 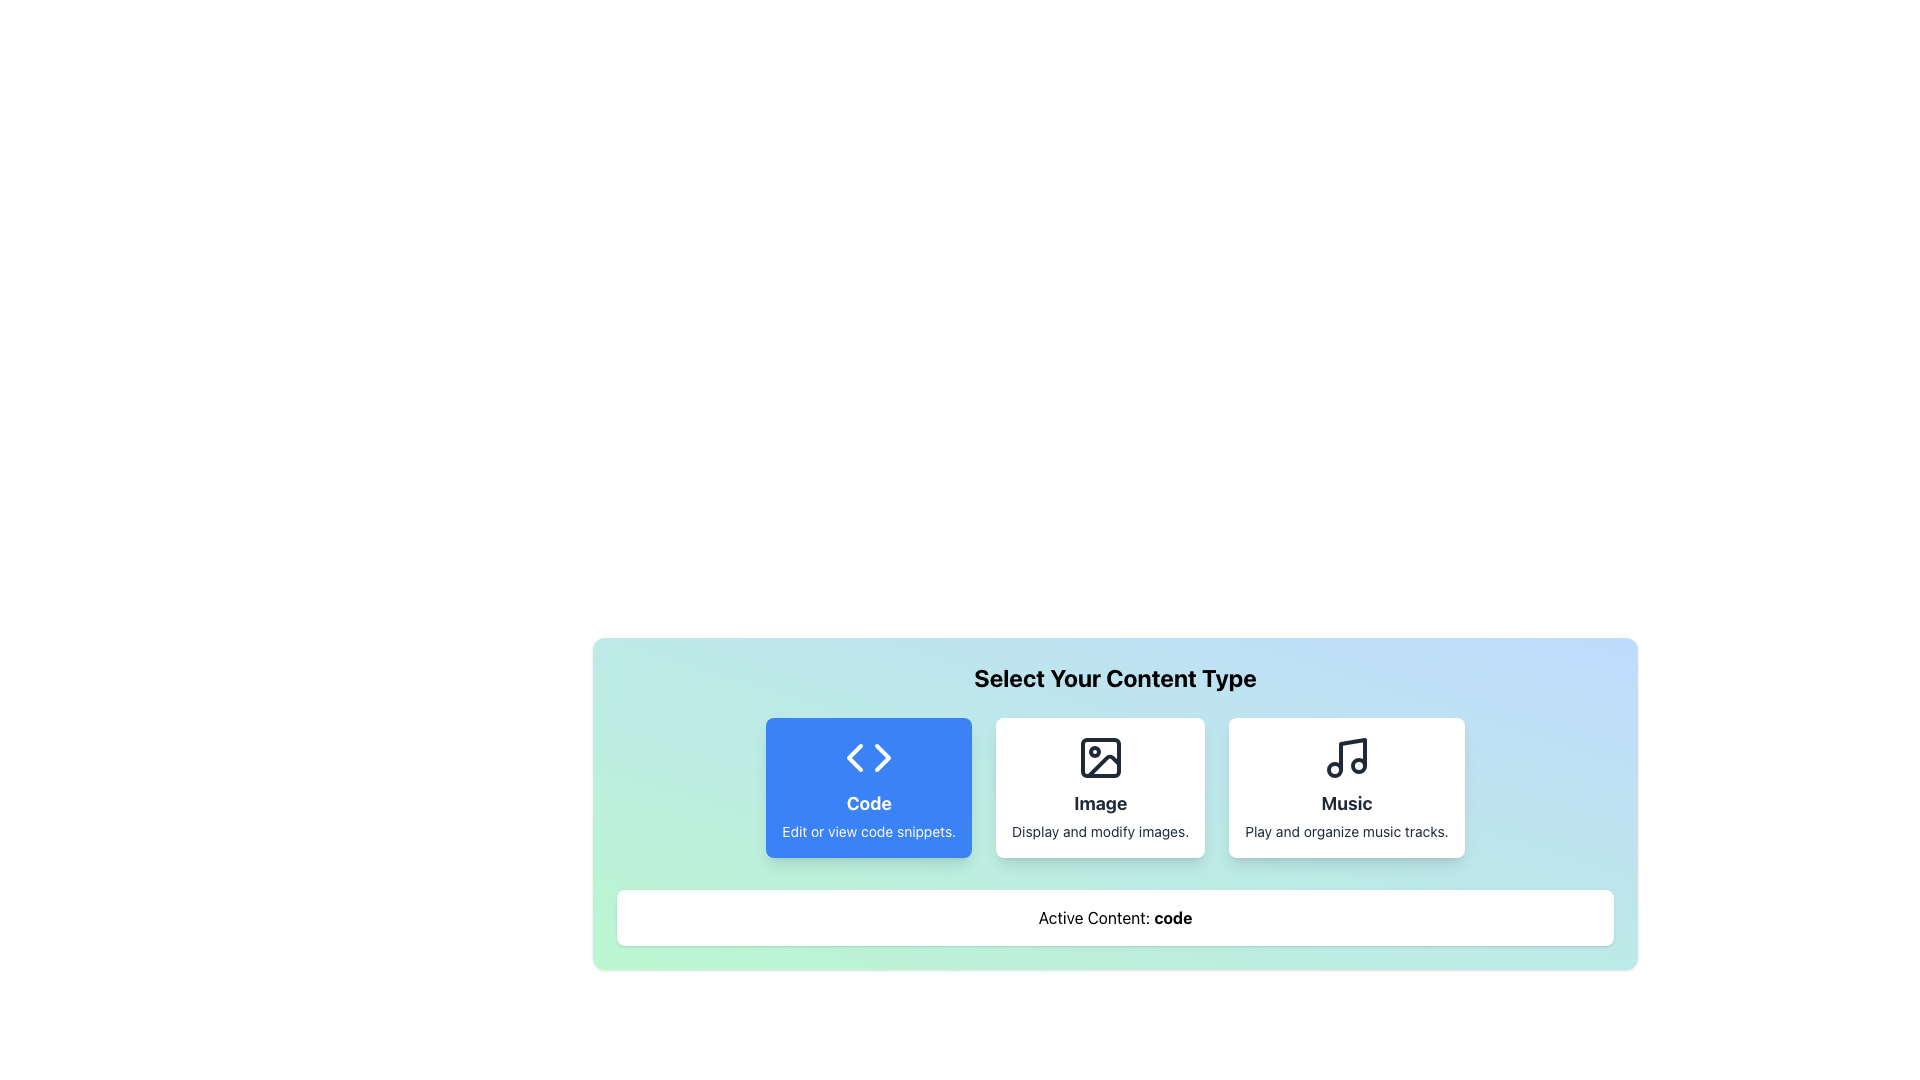 I want to click on the music selection card located as the third card in a row of three cards, positioned to the right of the 'Code' and 'Image' cards, so click(x=1346, y=786).